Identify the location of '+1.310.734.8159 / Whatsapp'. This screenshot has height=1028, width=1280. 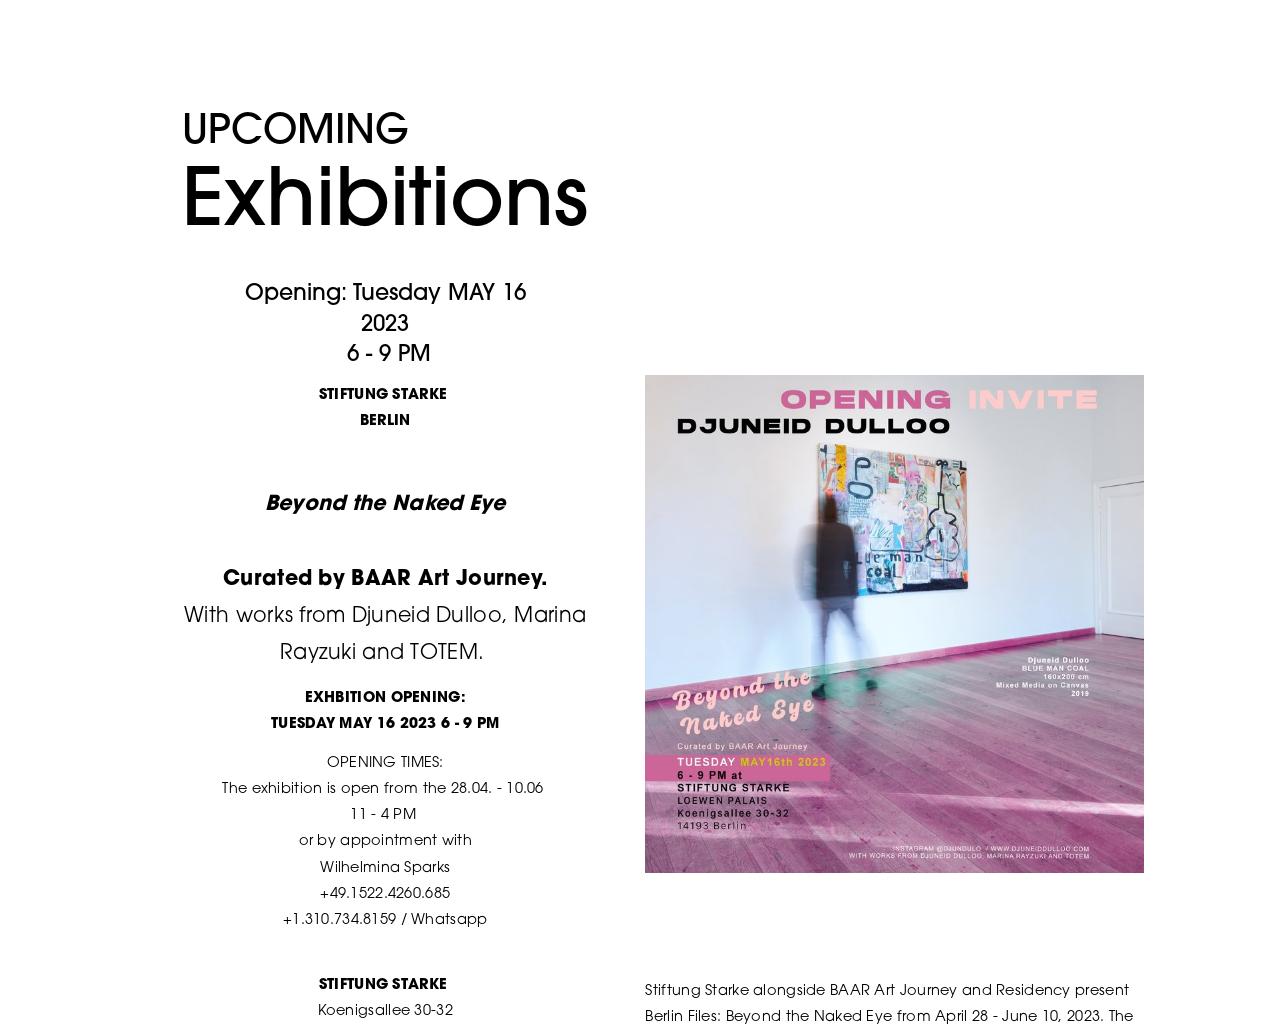
(384, 919).